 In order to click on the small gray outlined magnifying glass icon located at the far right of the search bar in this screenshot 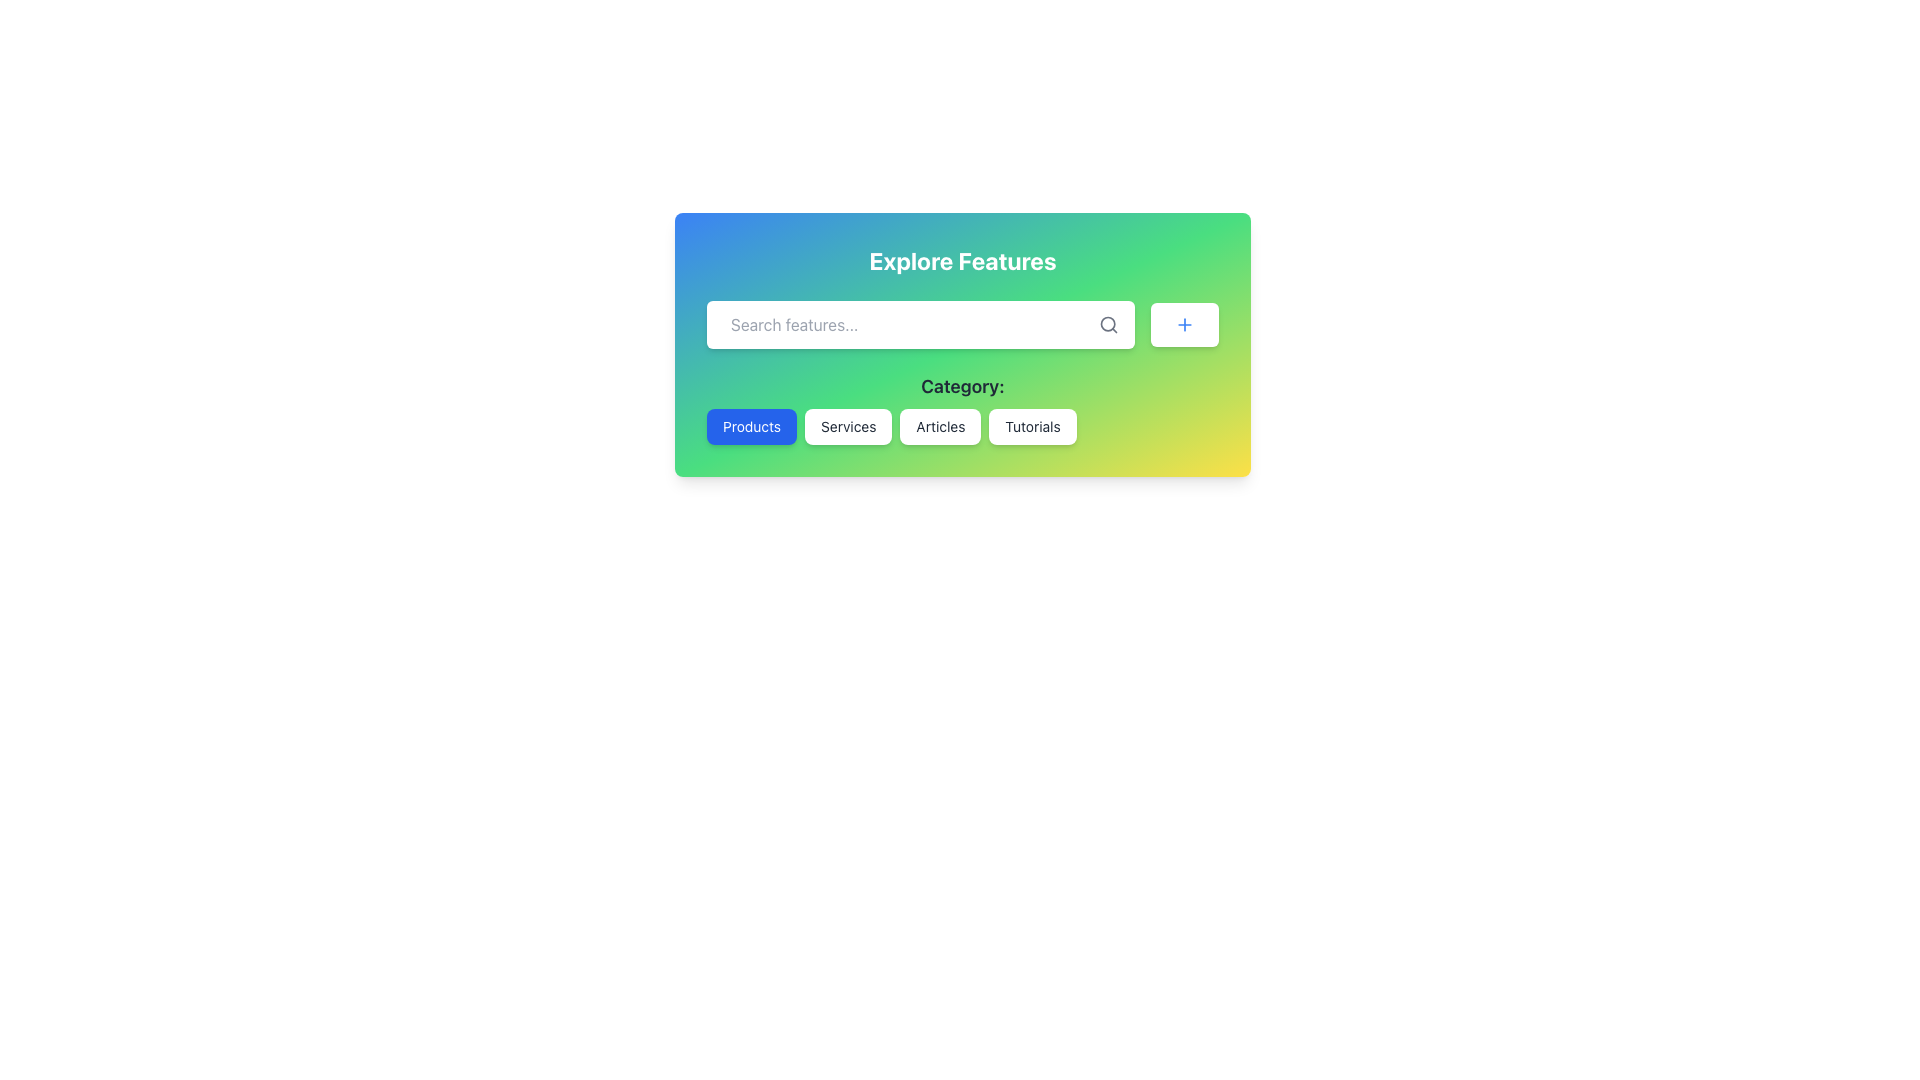, I will do `click(1107, 323)`.